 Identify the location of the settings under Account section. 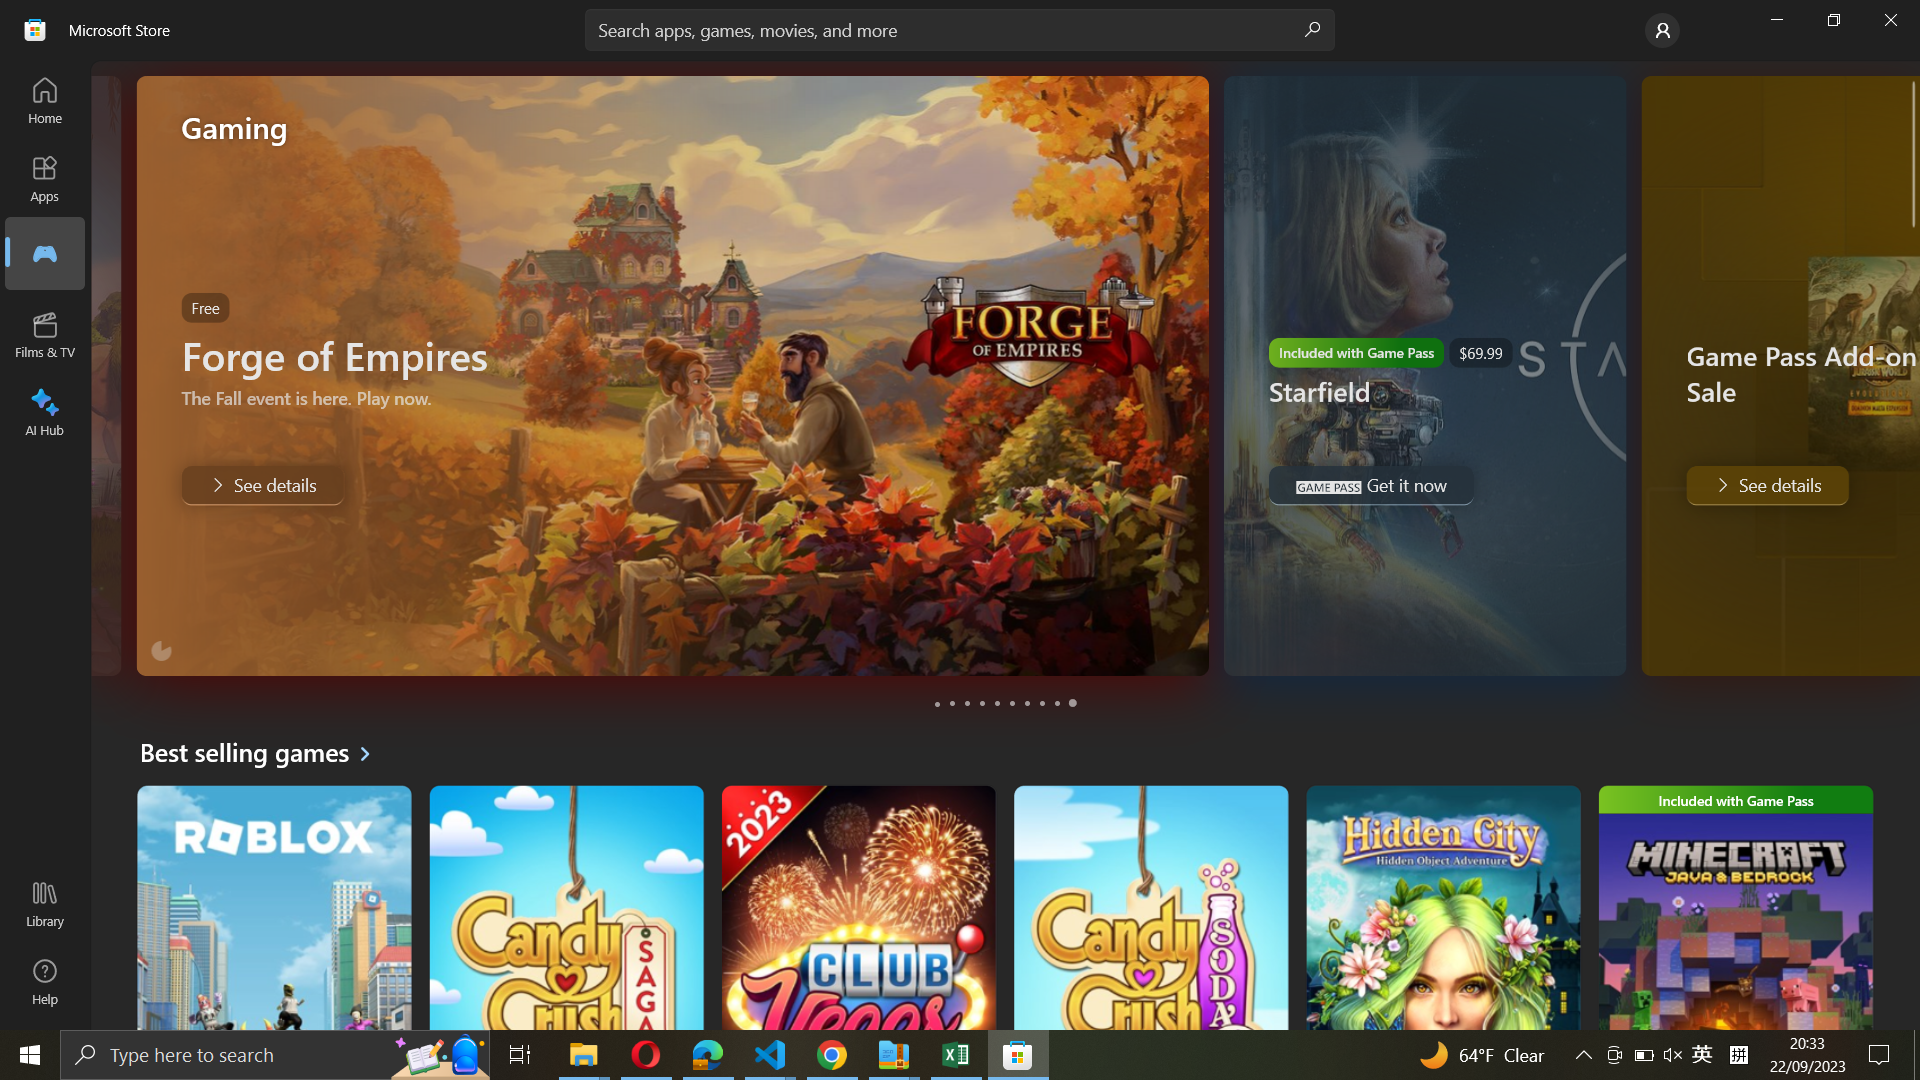
(1660, 30).